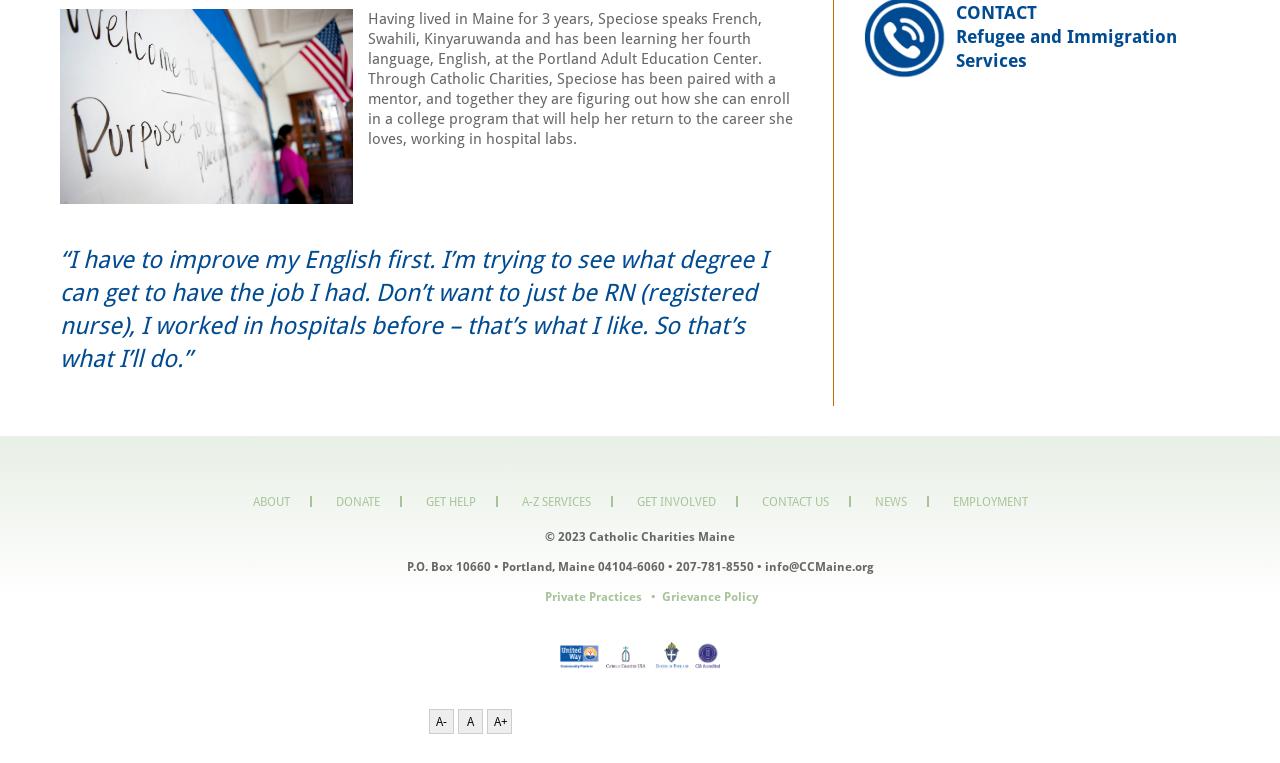  Describe the element at coordinates (412, 308) in the screenshot. I see `'“I have to improve my English first. I’m trying to see what degree I can get to have the job I had. Don’t want to just be RN (registered nurse), I worked in hospitals before – that’s what I like. So that’s what I’ll do.”'` at that location.